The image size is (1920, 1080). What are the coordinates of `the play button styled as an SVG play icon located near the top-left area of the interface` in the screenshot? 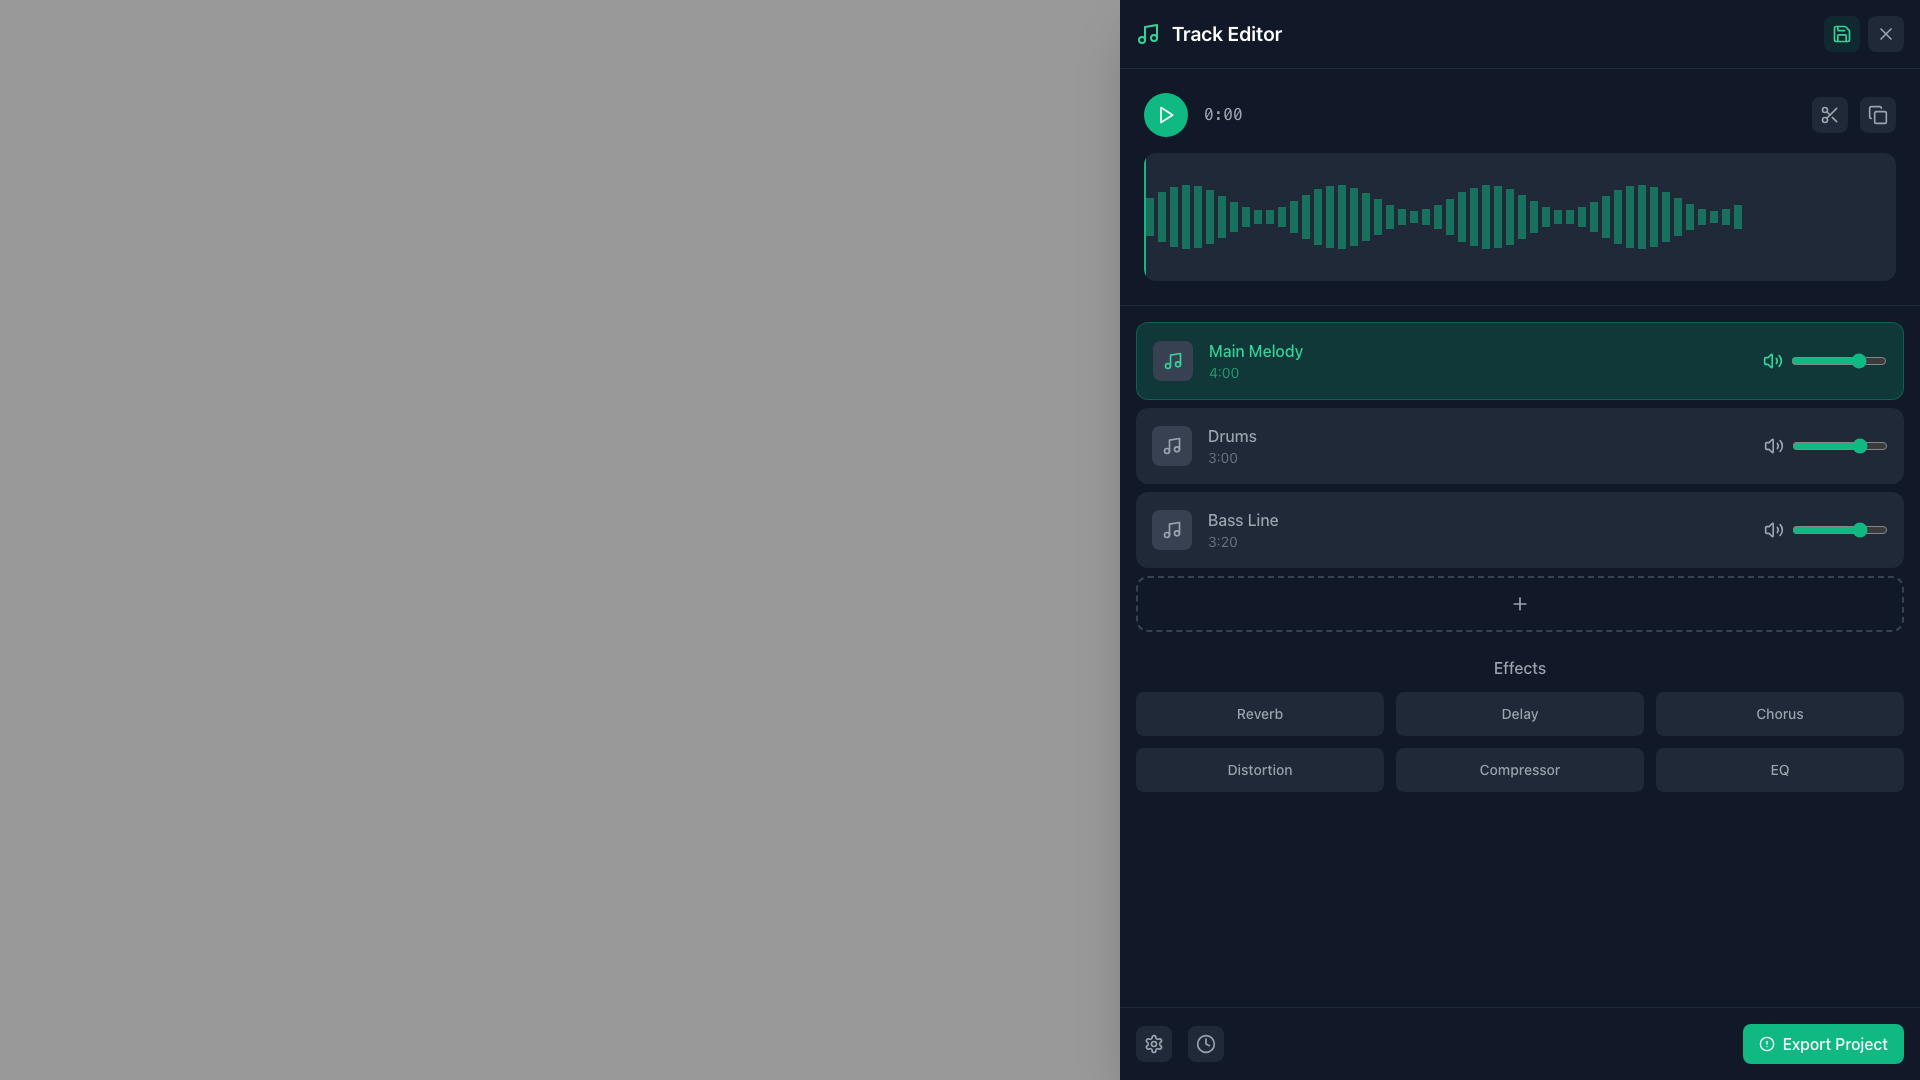 It's located at (1166, 115).